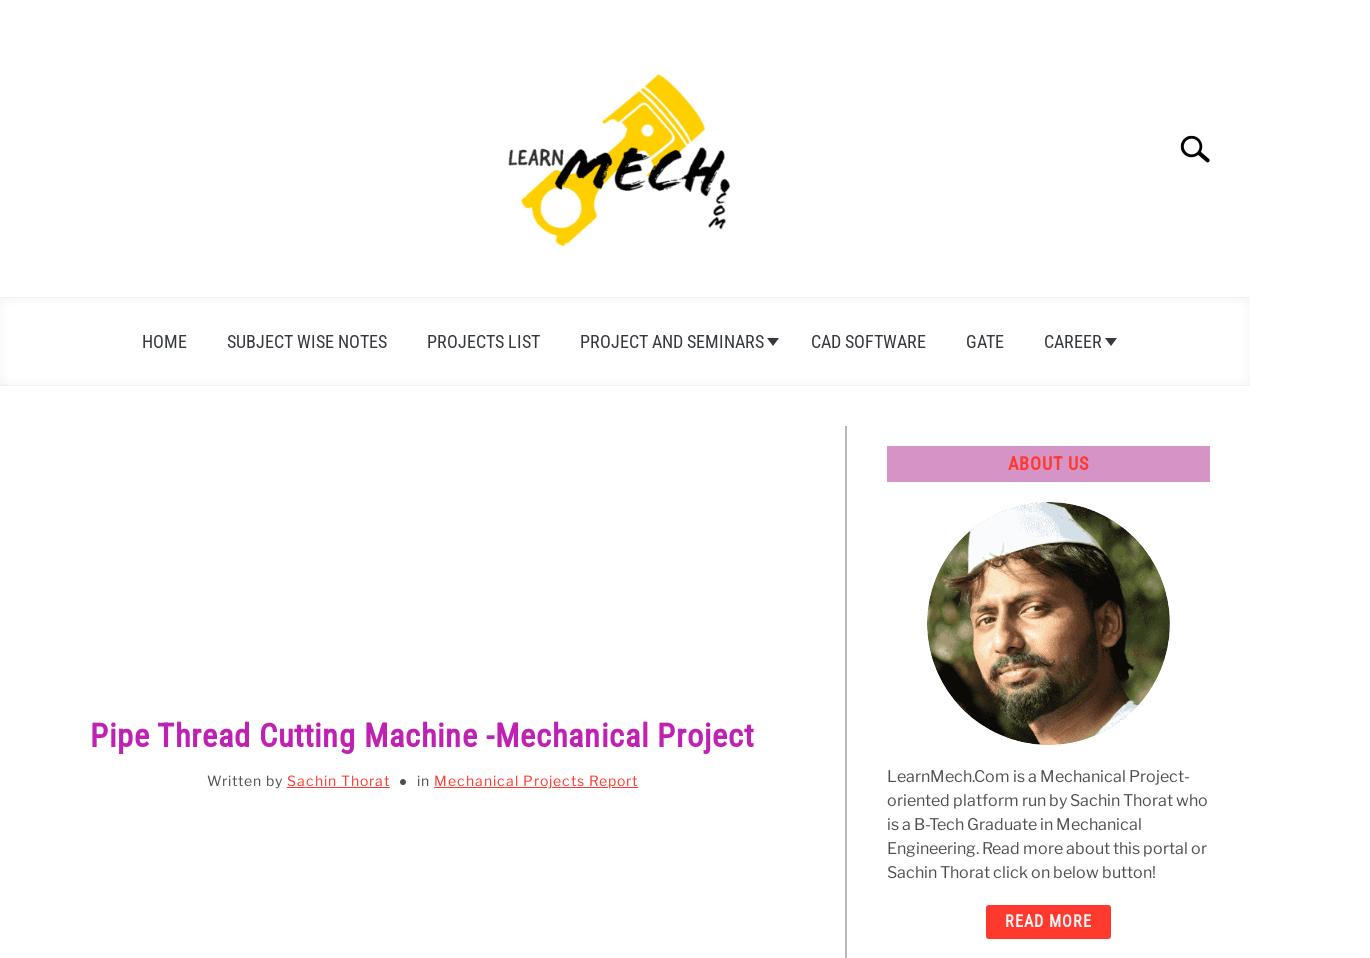  Describe the element at coordinates (1047, 920) in the screenshot. I see `'READ MORE'` at that location.